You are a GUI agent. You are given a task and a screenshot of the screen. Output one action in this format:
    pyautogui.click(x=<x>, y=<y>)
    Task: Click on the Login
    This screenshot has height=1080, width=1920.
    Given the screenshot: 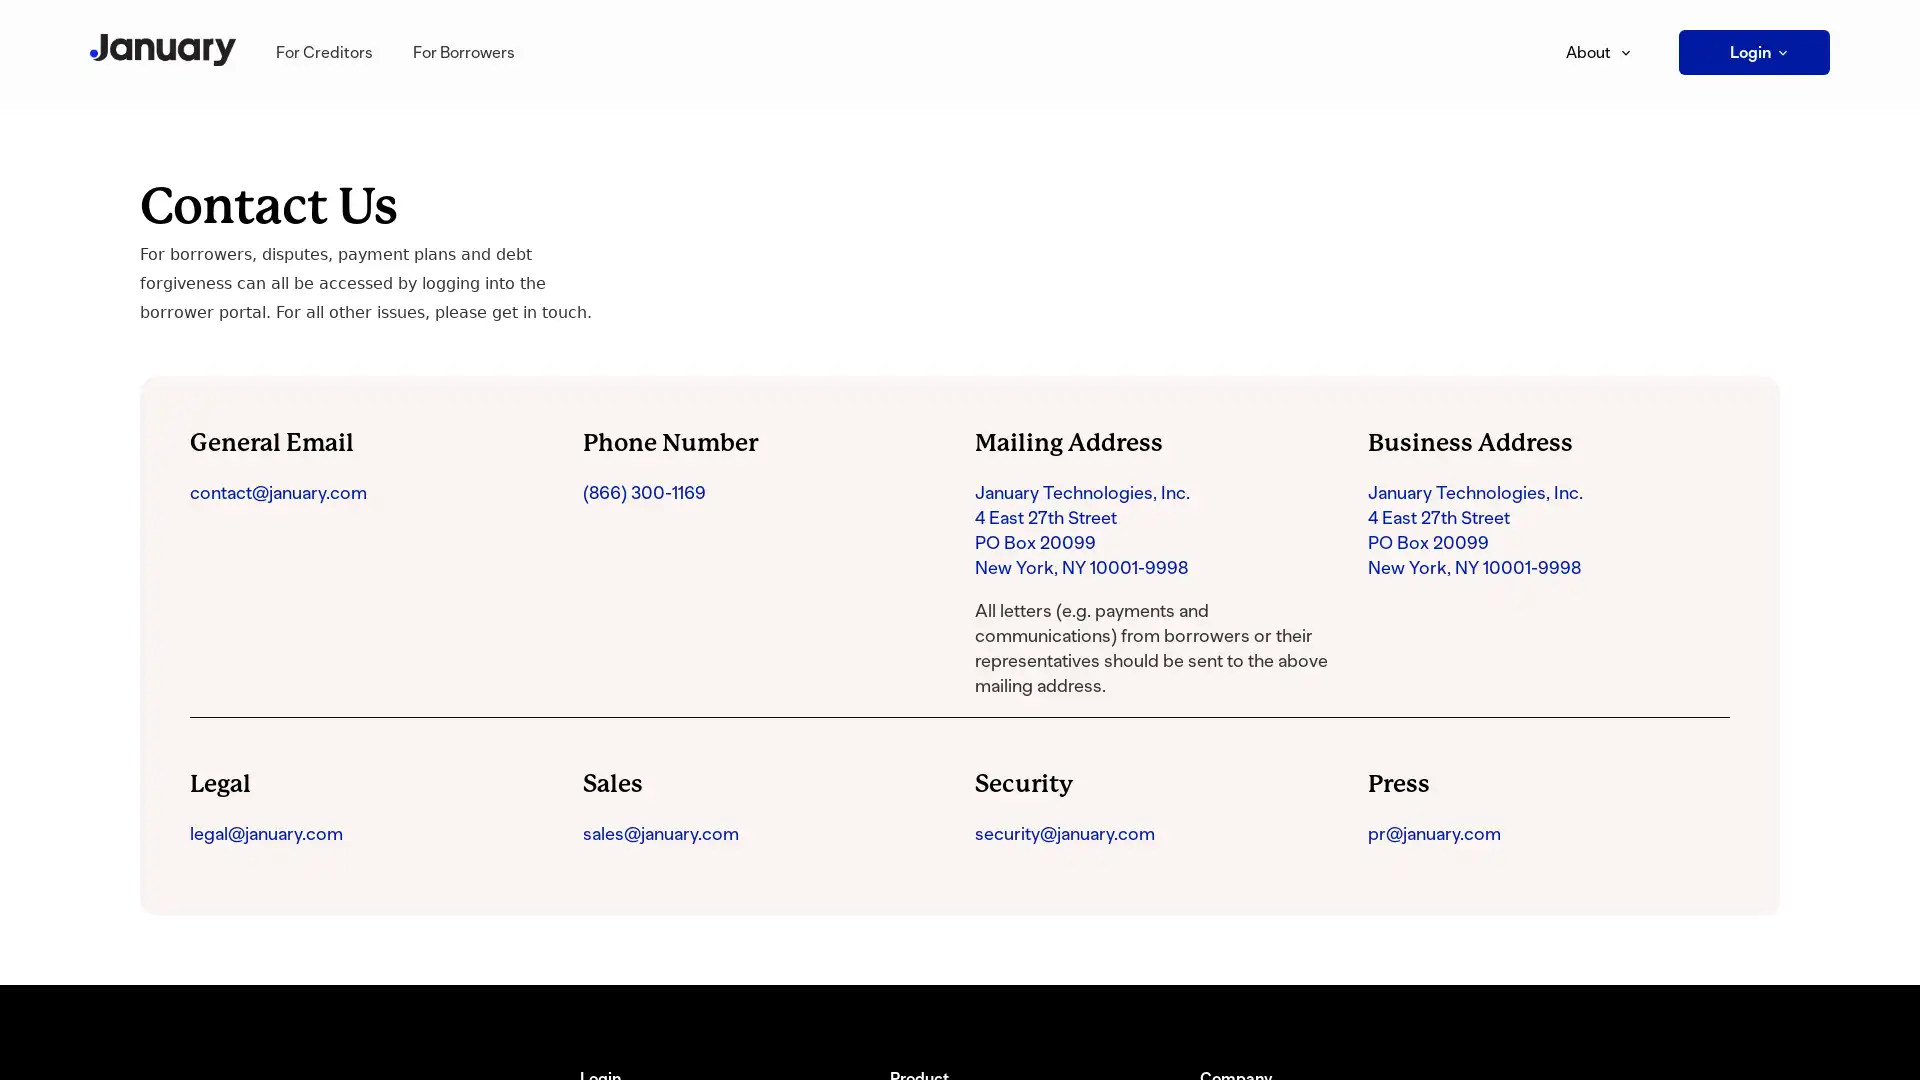 What is the action you would take?
    pyautogui.click(x=1753, y=51)
    